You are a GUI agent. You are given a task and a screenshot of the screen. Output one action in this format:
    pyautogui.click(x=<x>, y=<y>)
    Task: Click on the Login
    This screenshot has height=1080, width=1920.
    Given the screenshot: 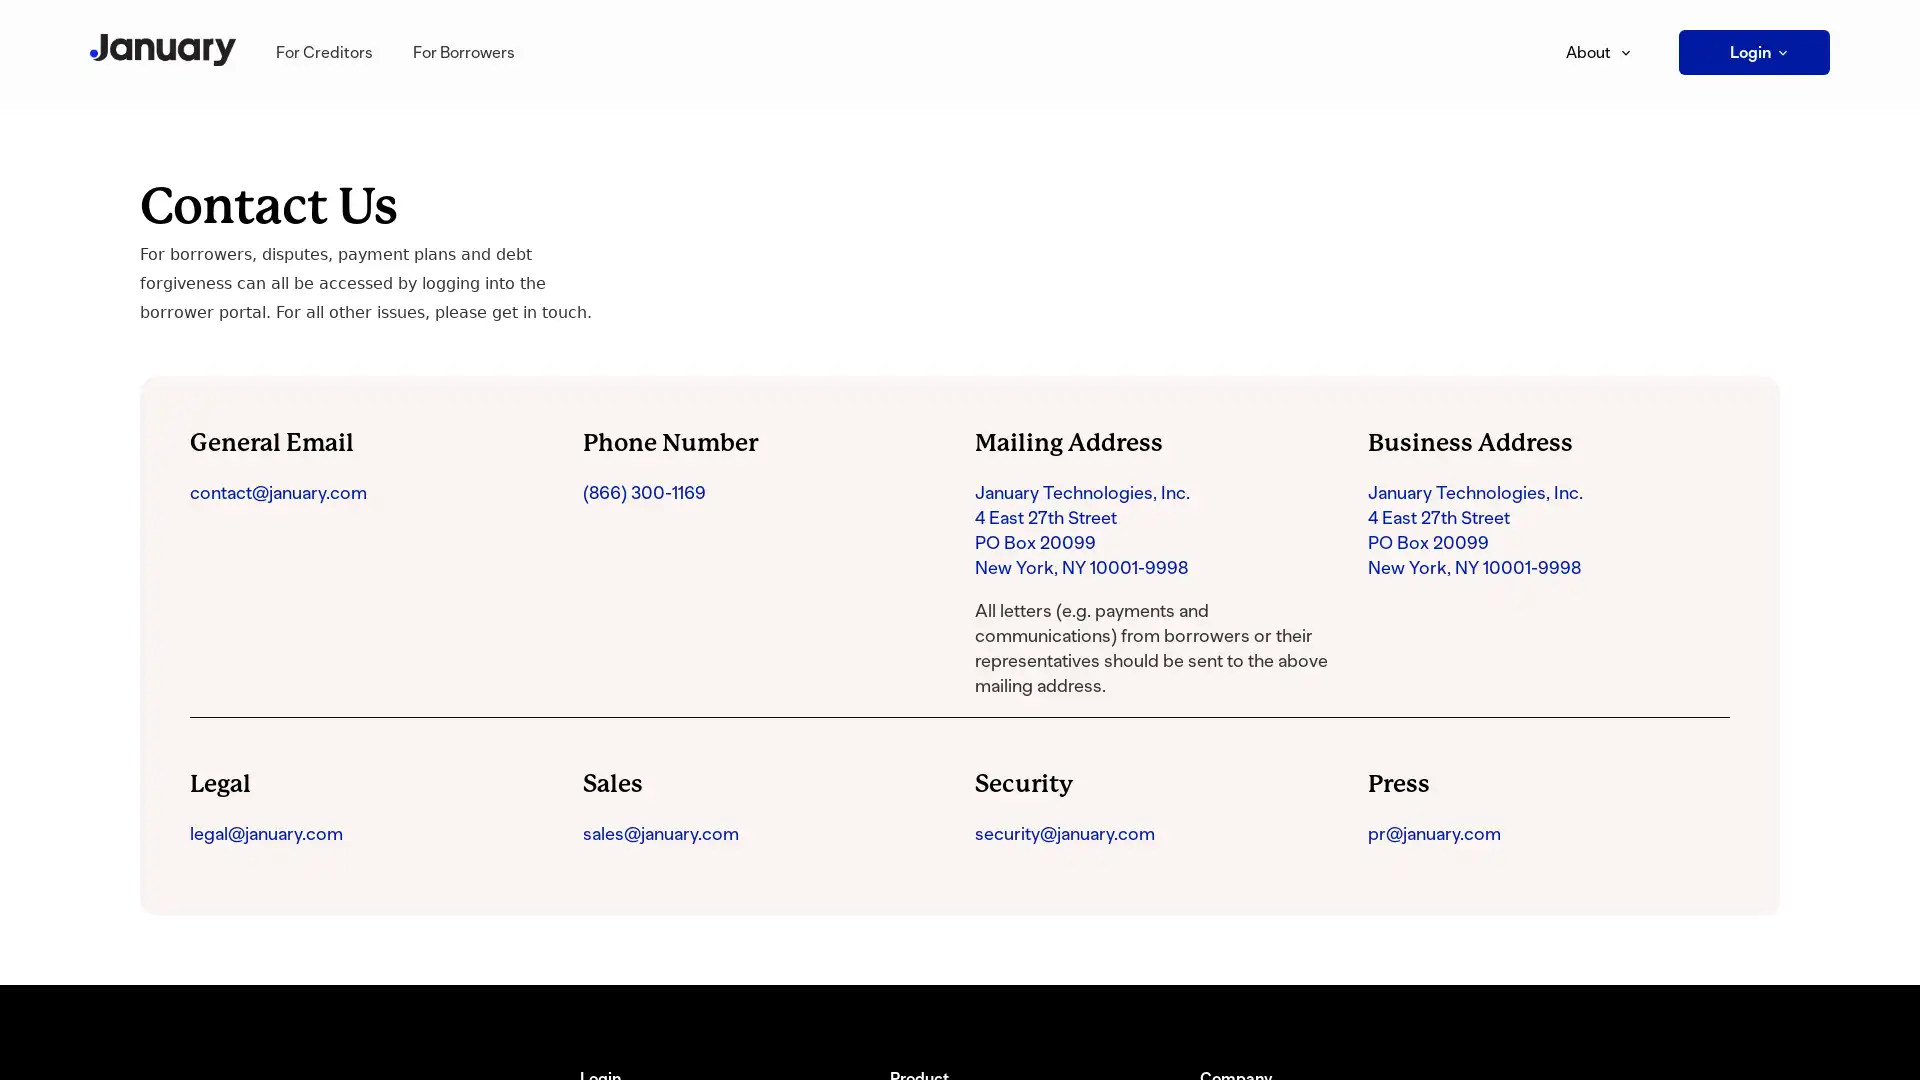 What is the action you would take?
    pyautogui.click(x=1753, y=51)
    